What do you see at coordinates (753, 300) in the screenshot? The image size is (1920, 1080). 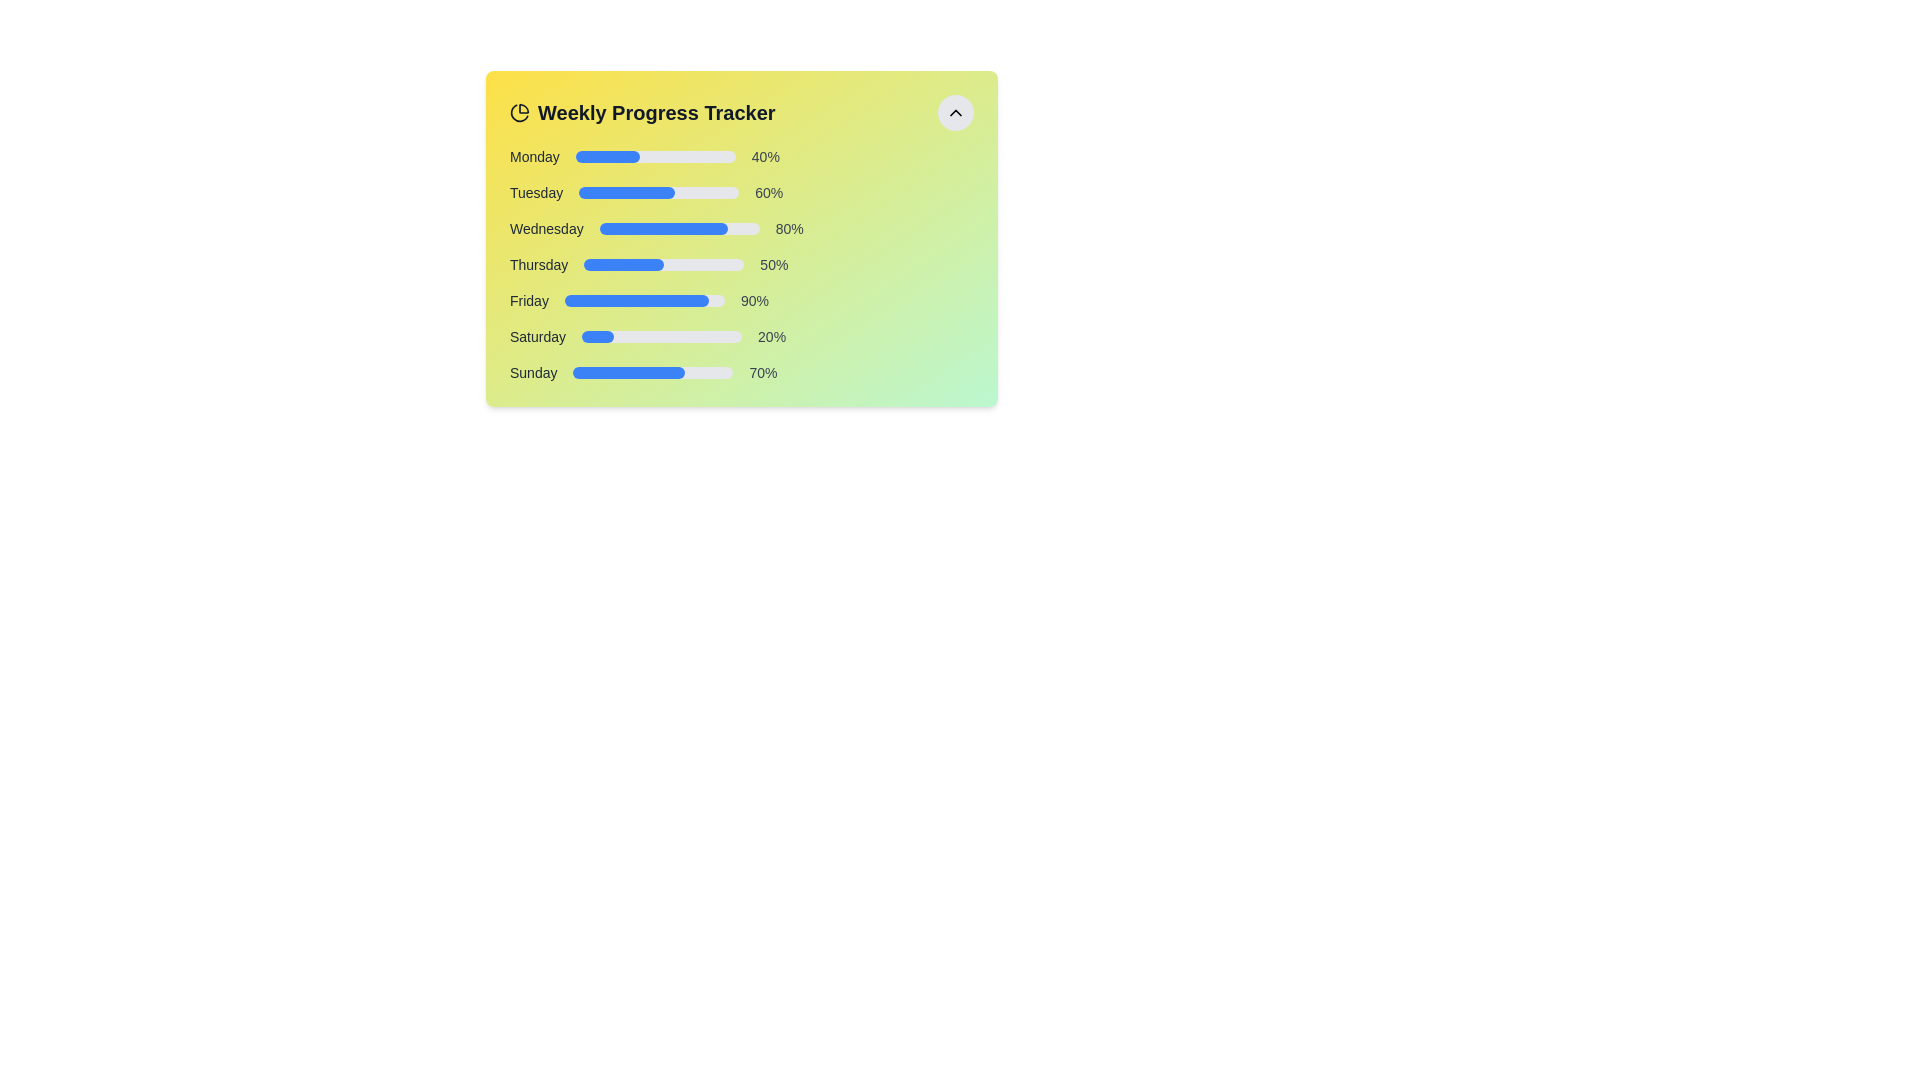 I see `the progress percentage text associated with 'Friday'` at bounding box center [753, 300].